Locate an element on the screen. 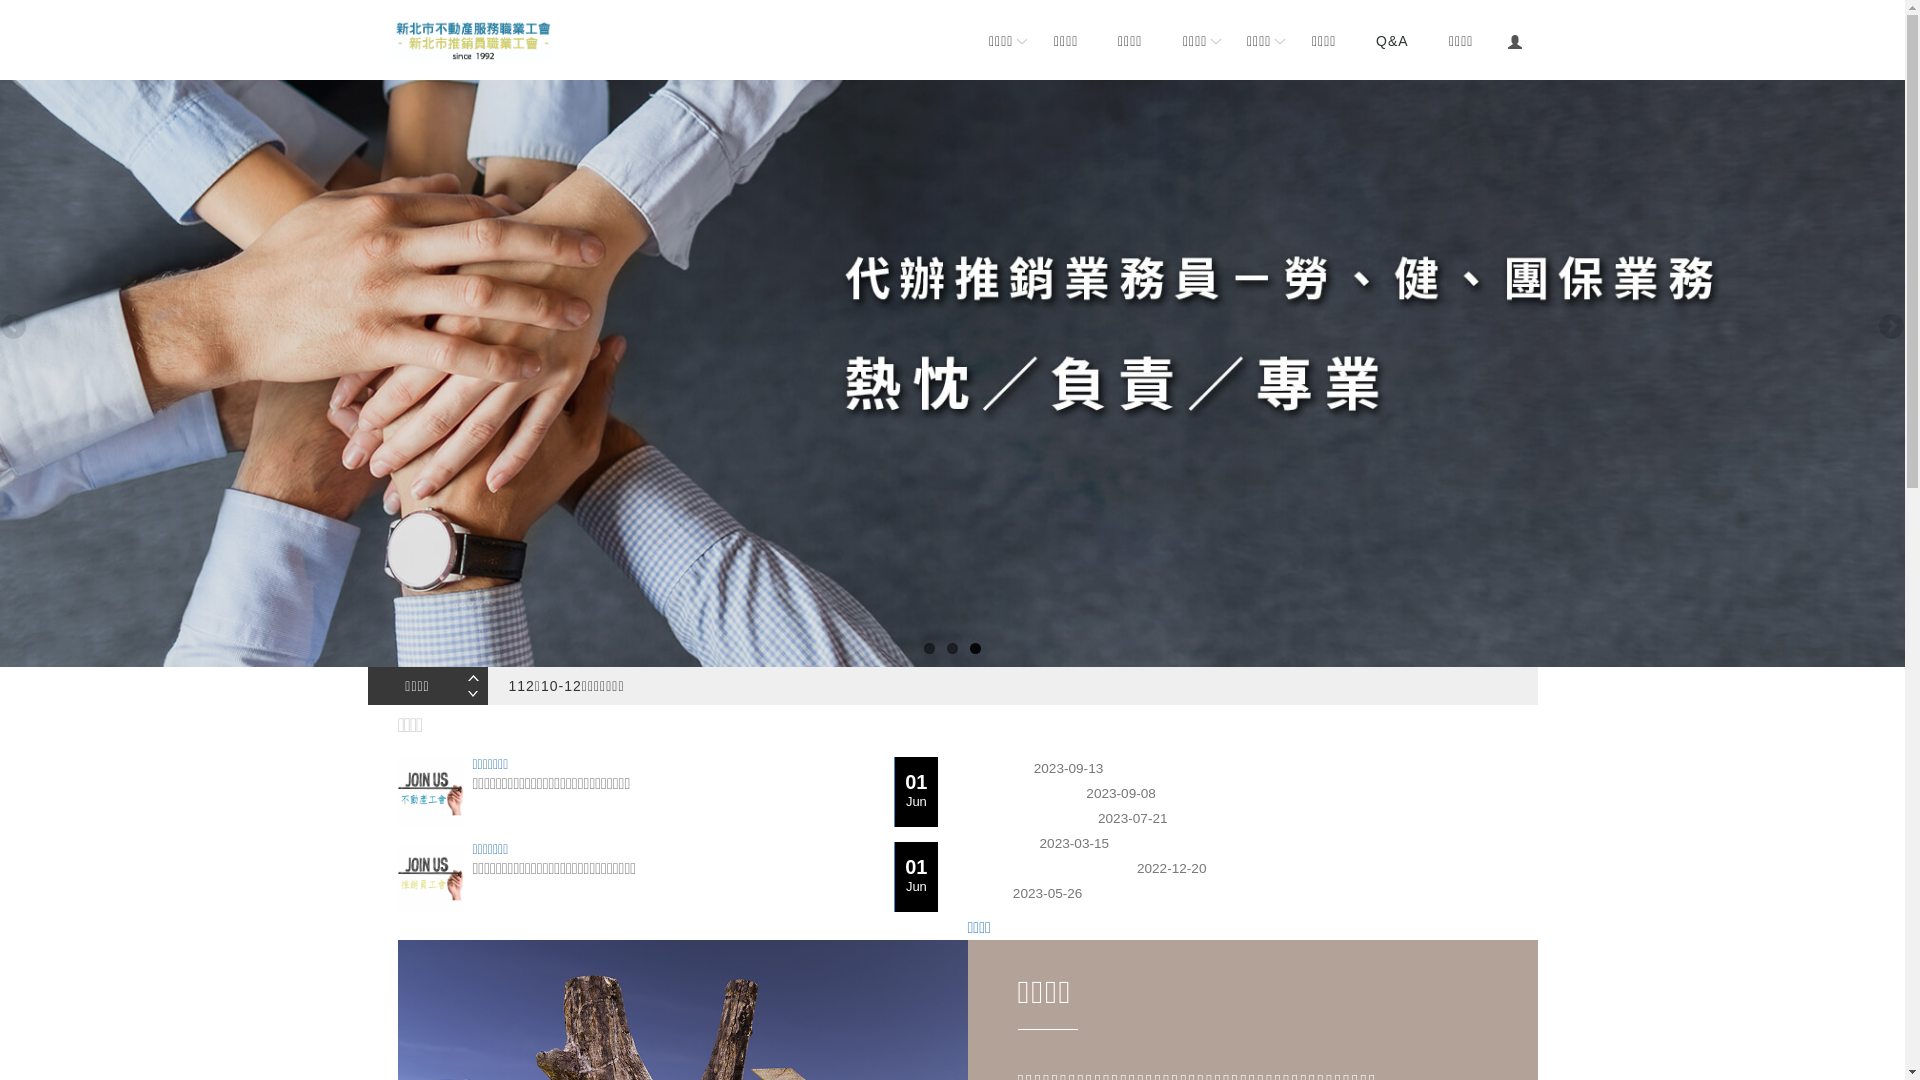 The image size is (1920, 1080). 'Next' is located at coordinates (1889, 326).